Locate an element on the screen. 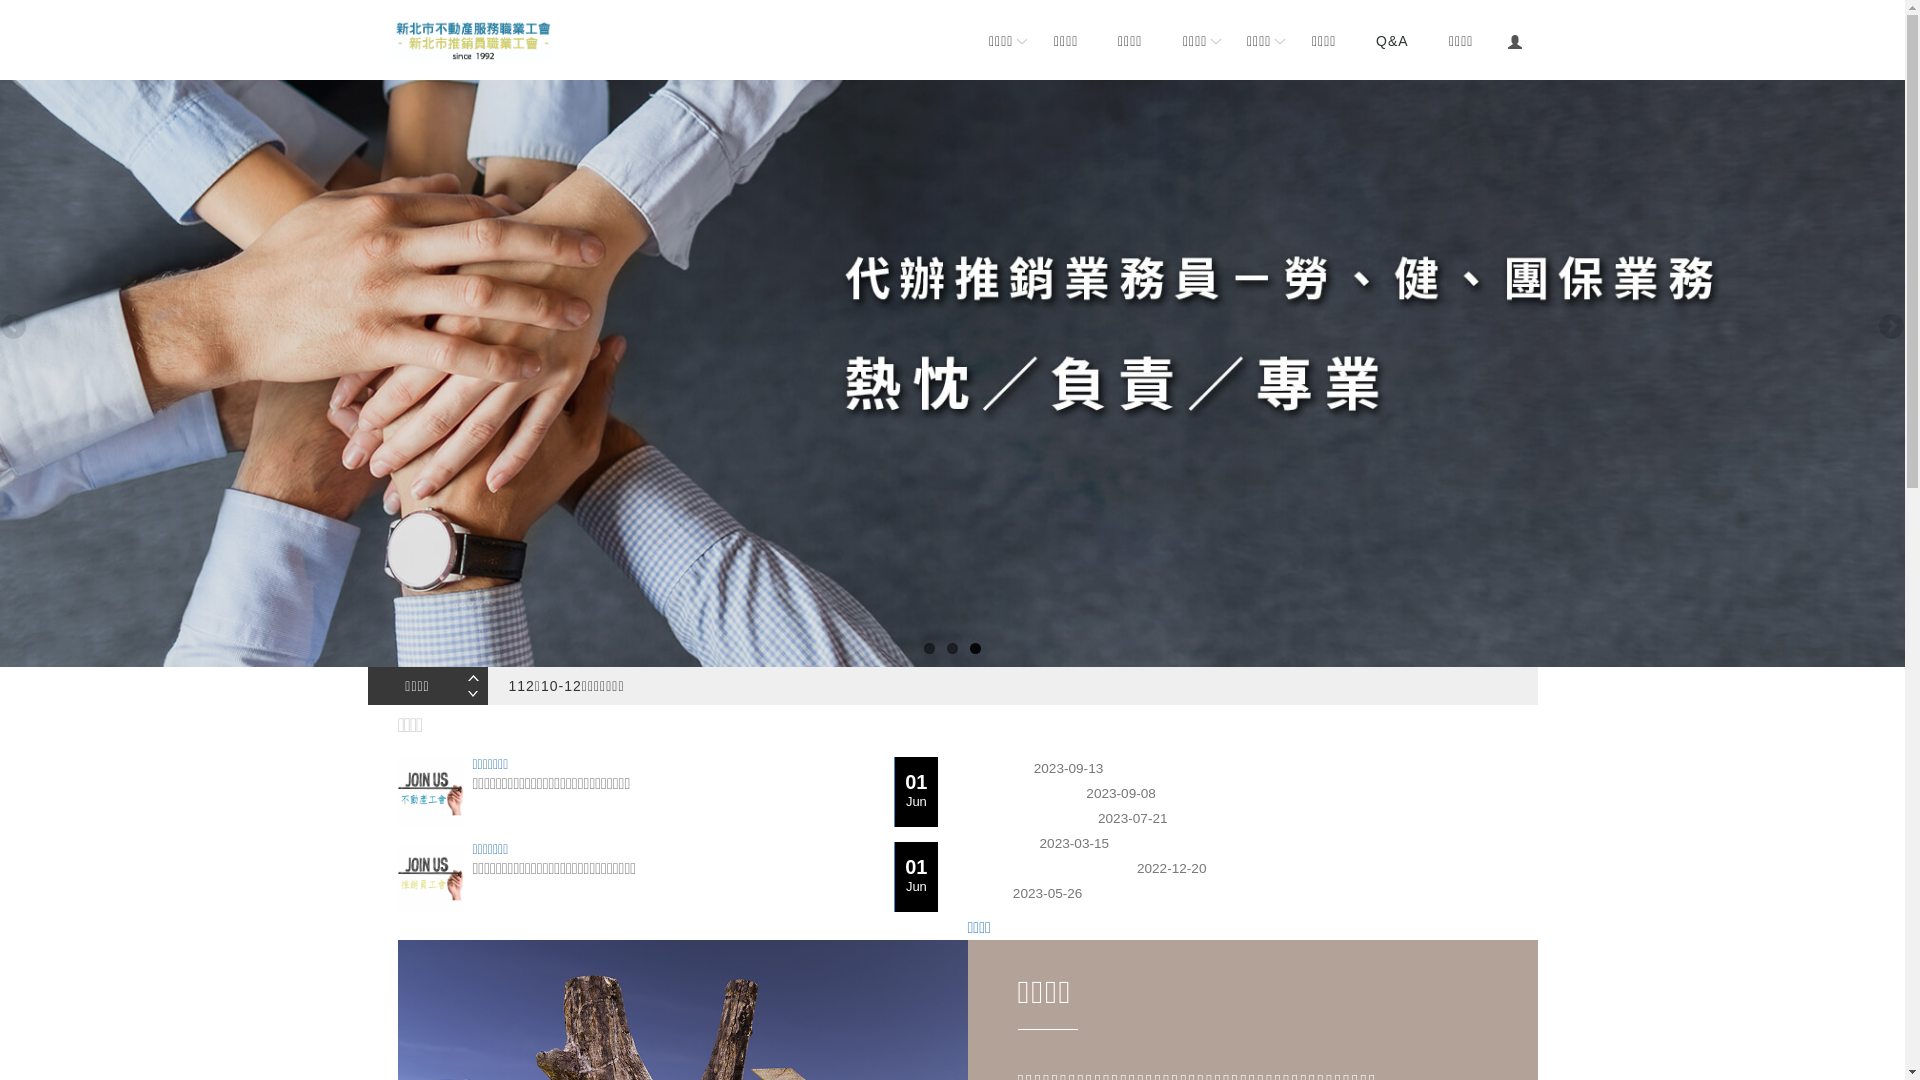 The image size is (1920, 1080). 'Next' is located at coordinates (1889, 326).